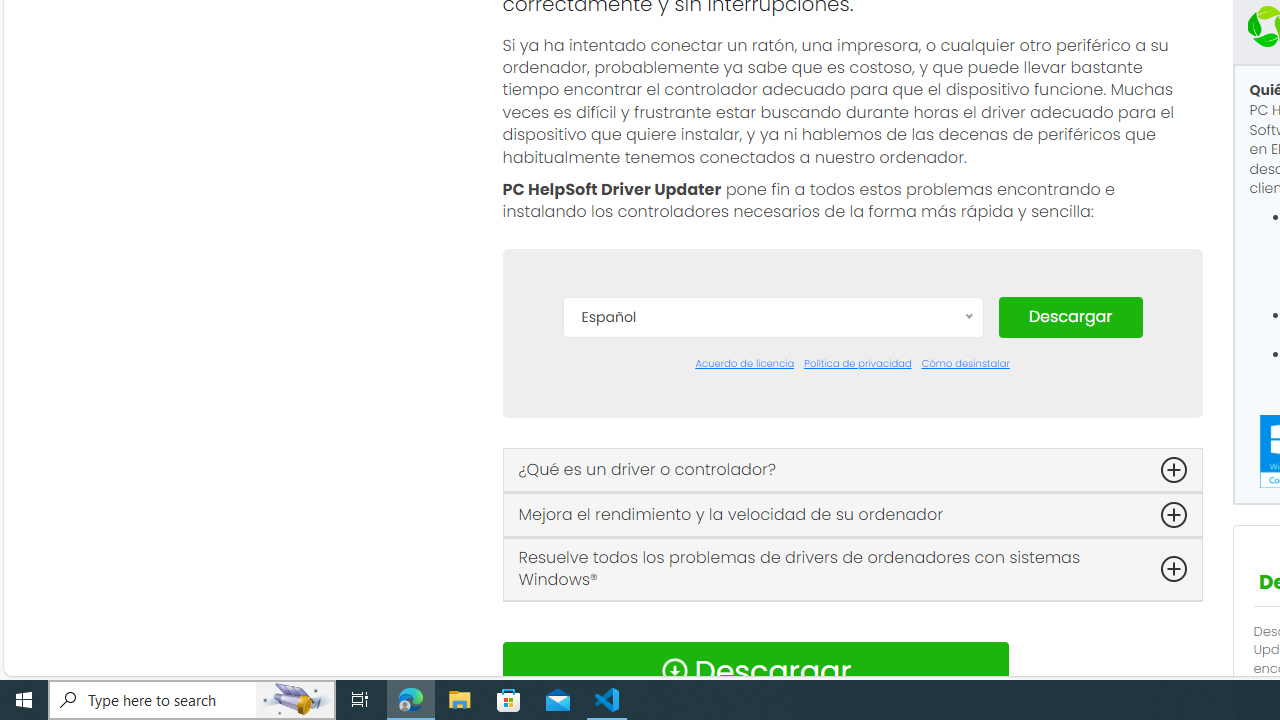 This screenshot has height=720, width=1280. What do you see at coordinates (771, 591) in the screenshot?
I see `'Italiano'` at bounding box center [771, 591].